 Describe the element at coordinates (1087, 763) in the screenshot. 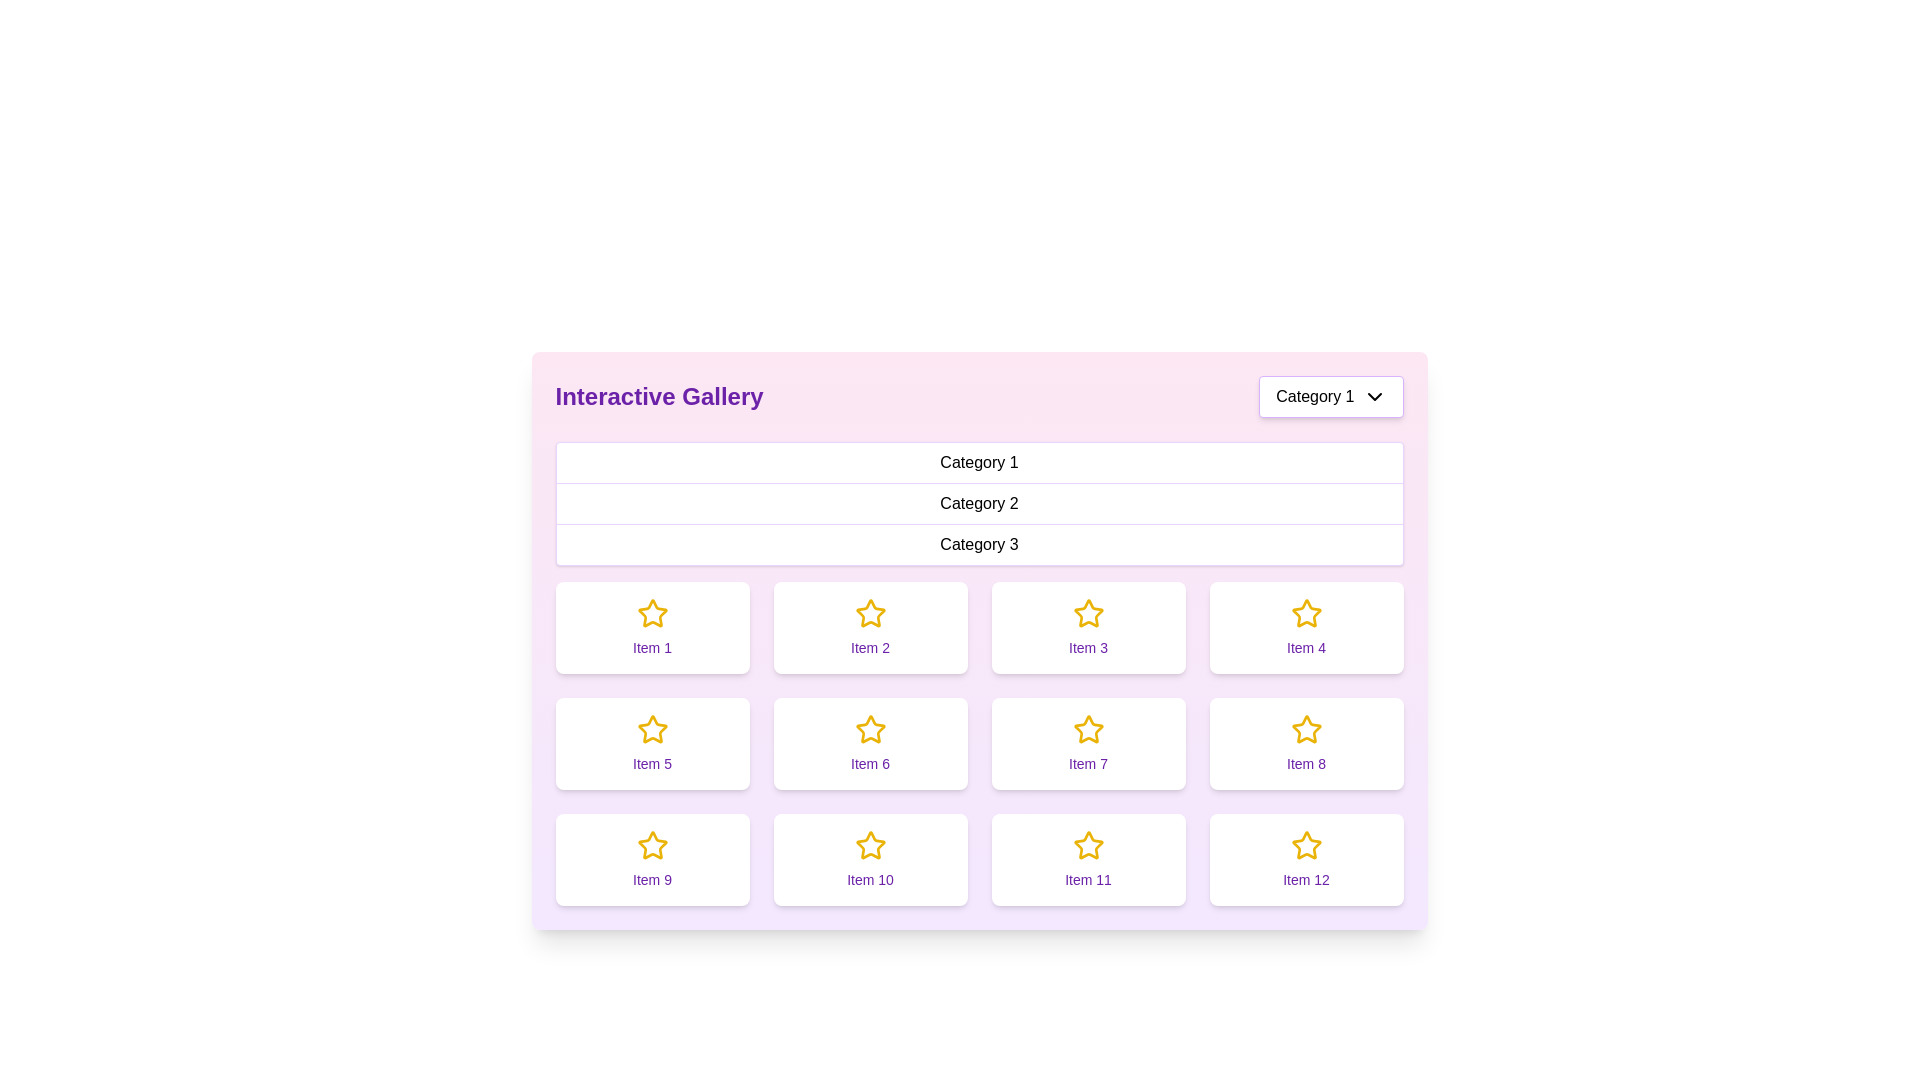

I see `text from the title text label located in the second row and third column of the grid layout, which is directly below the yellow star icon within its card under 'Category 1'` at that location.